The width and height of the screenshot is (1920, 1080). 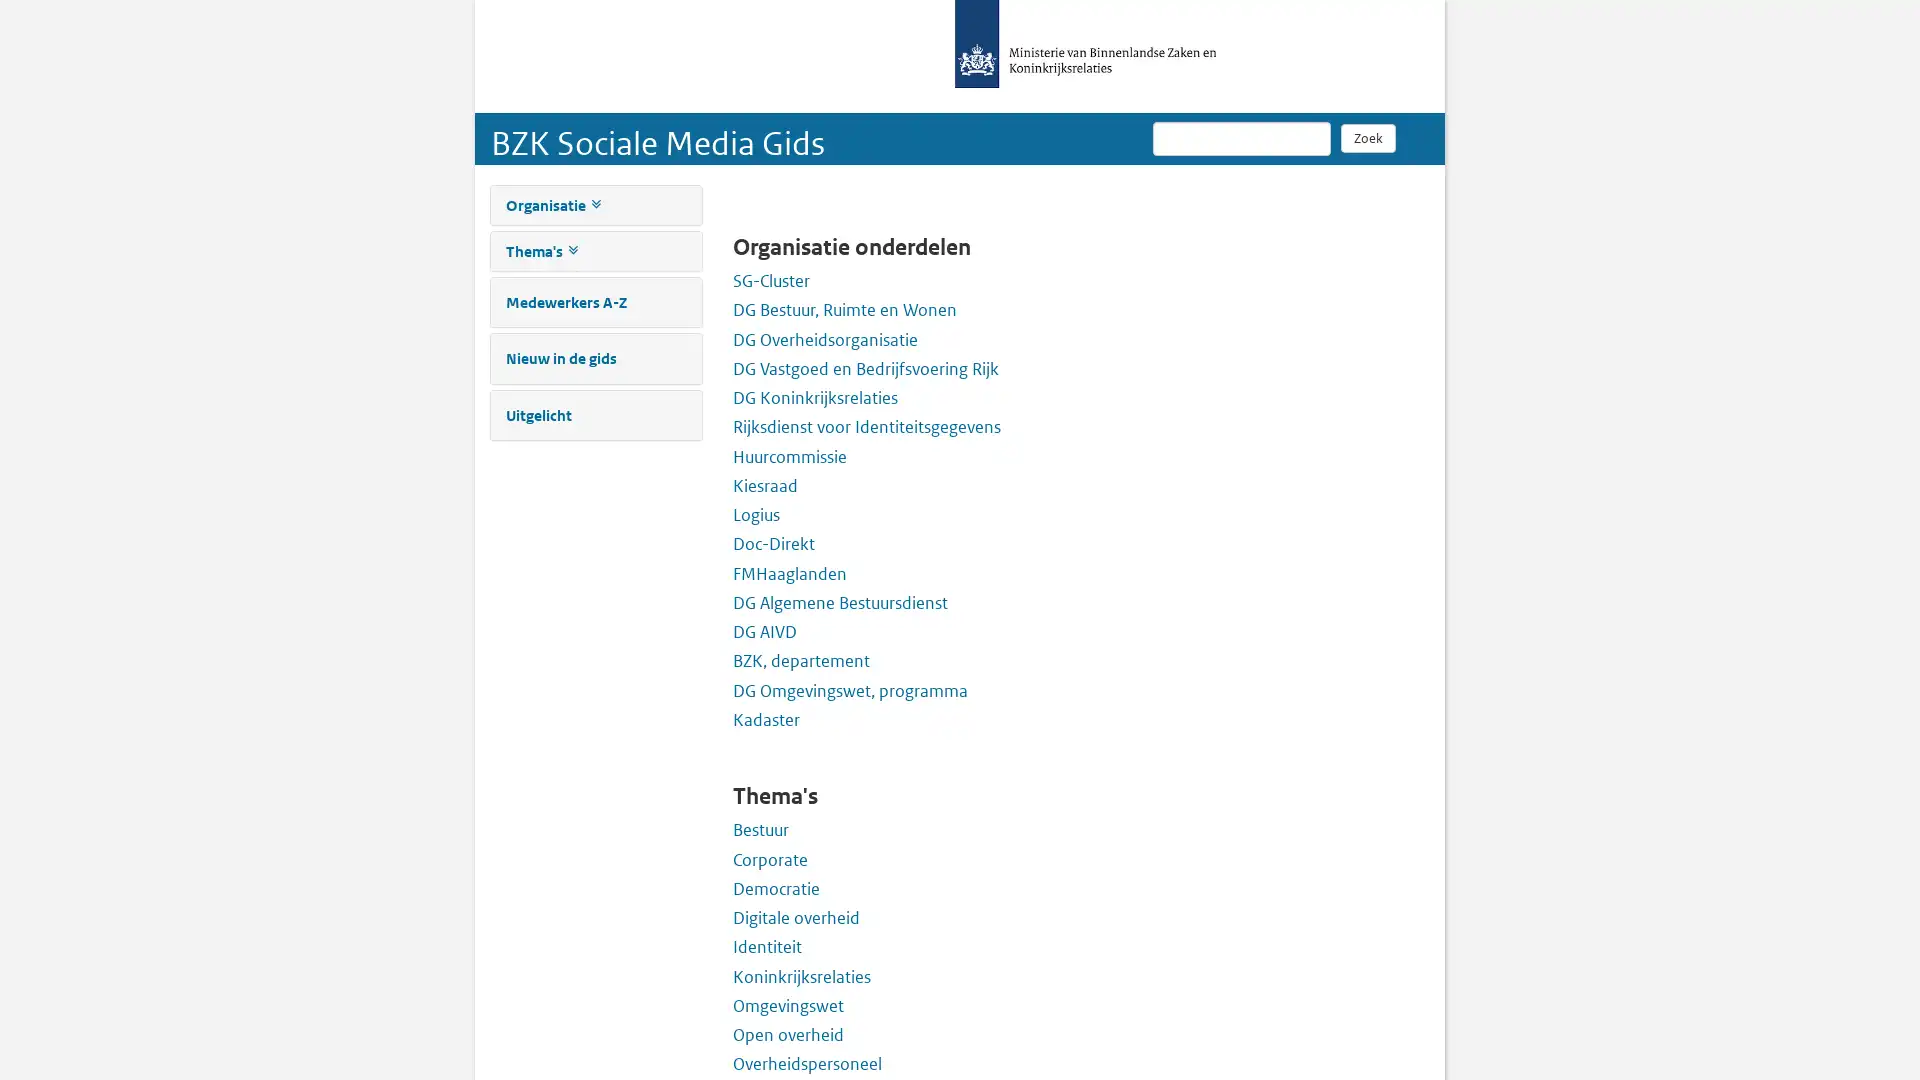 What do you see at coordinates (552, 205) in the screenshot?
I see `Organisatie` at bounding box center [552, 205].